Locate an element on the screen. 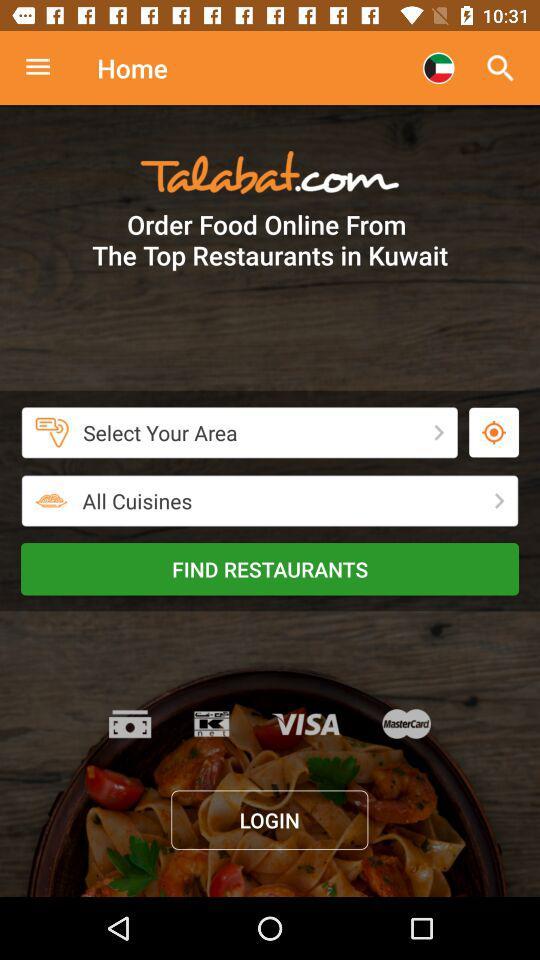  custom is located at coordinates (48, 68).